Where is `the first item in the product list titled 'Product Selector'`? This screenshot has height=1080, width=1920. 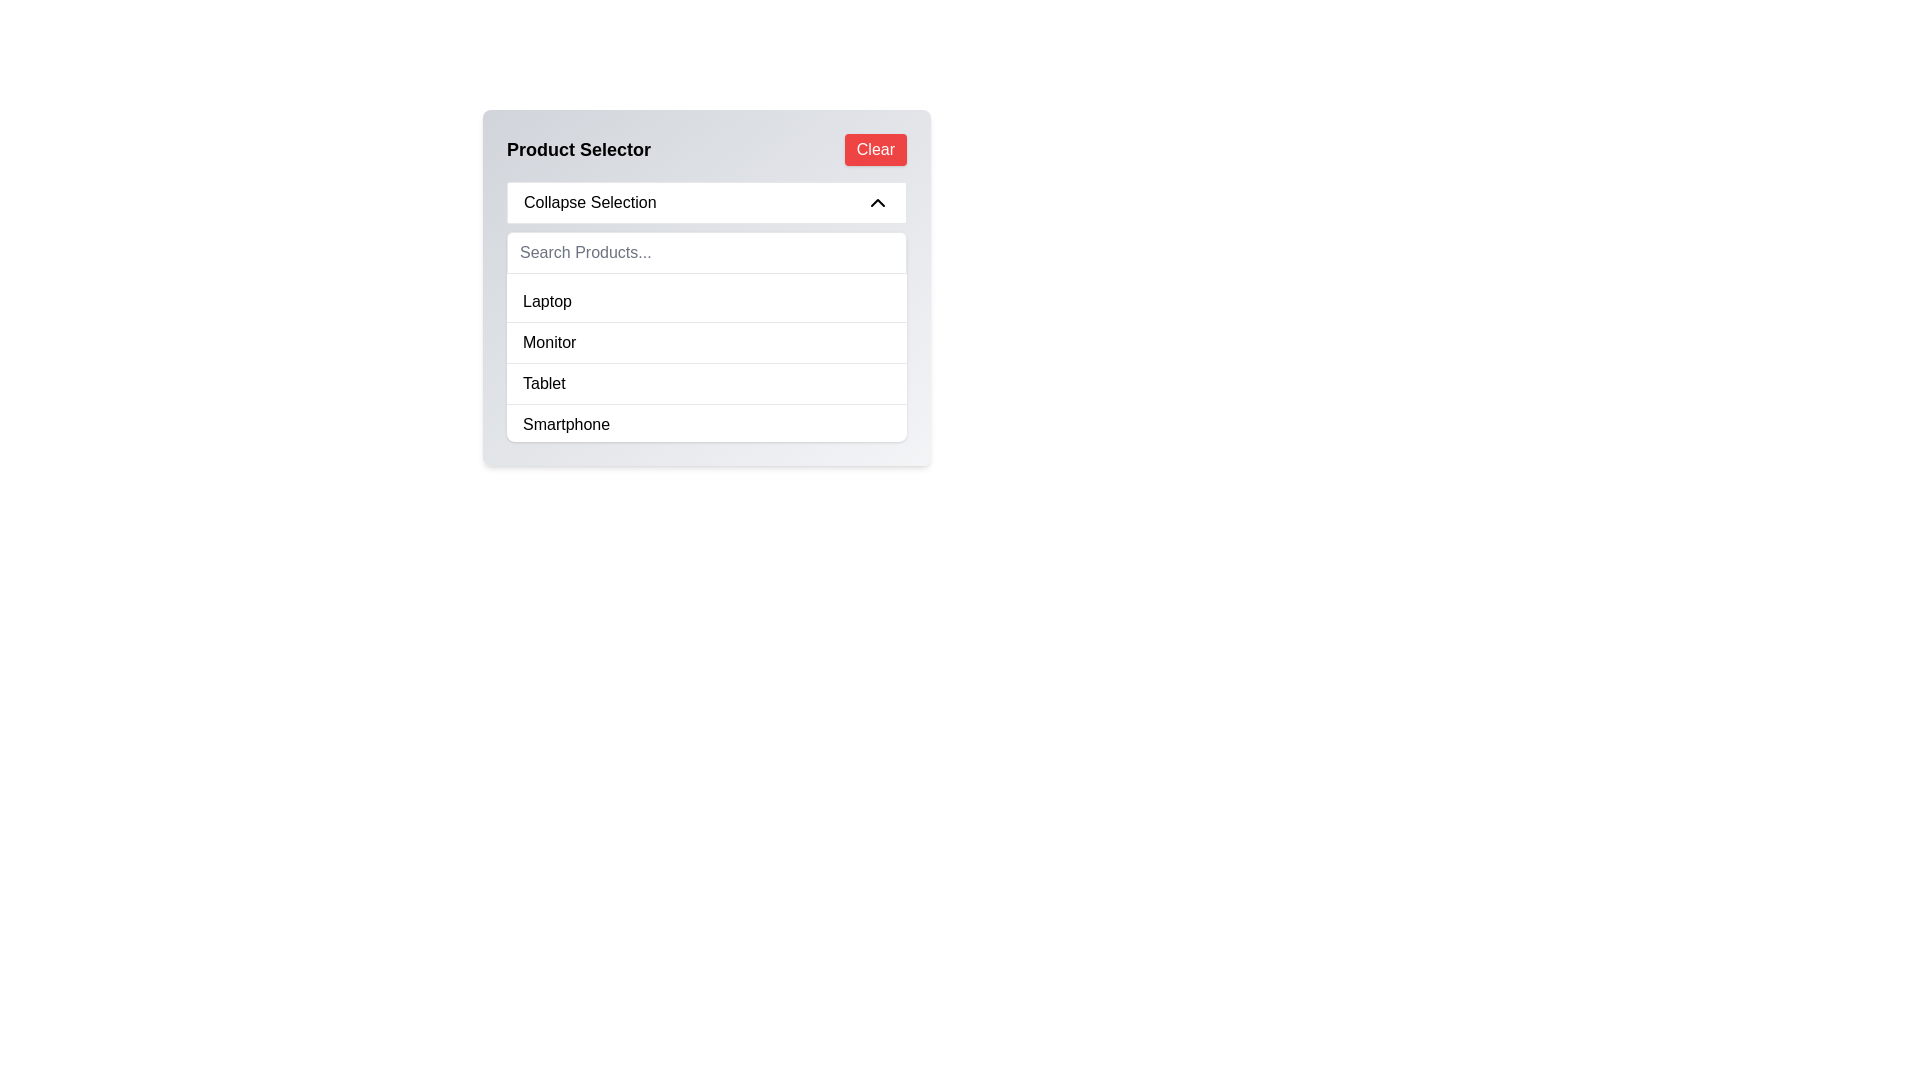
the first item in the product list titled 'Product Selector' is located at coordinates (706, 301).